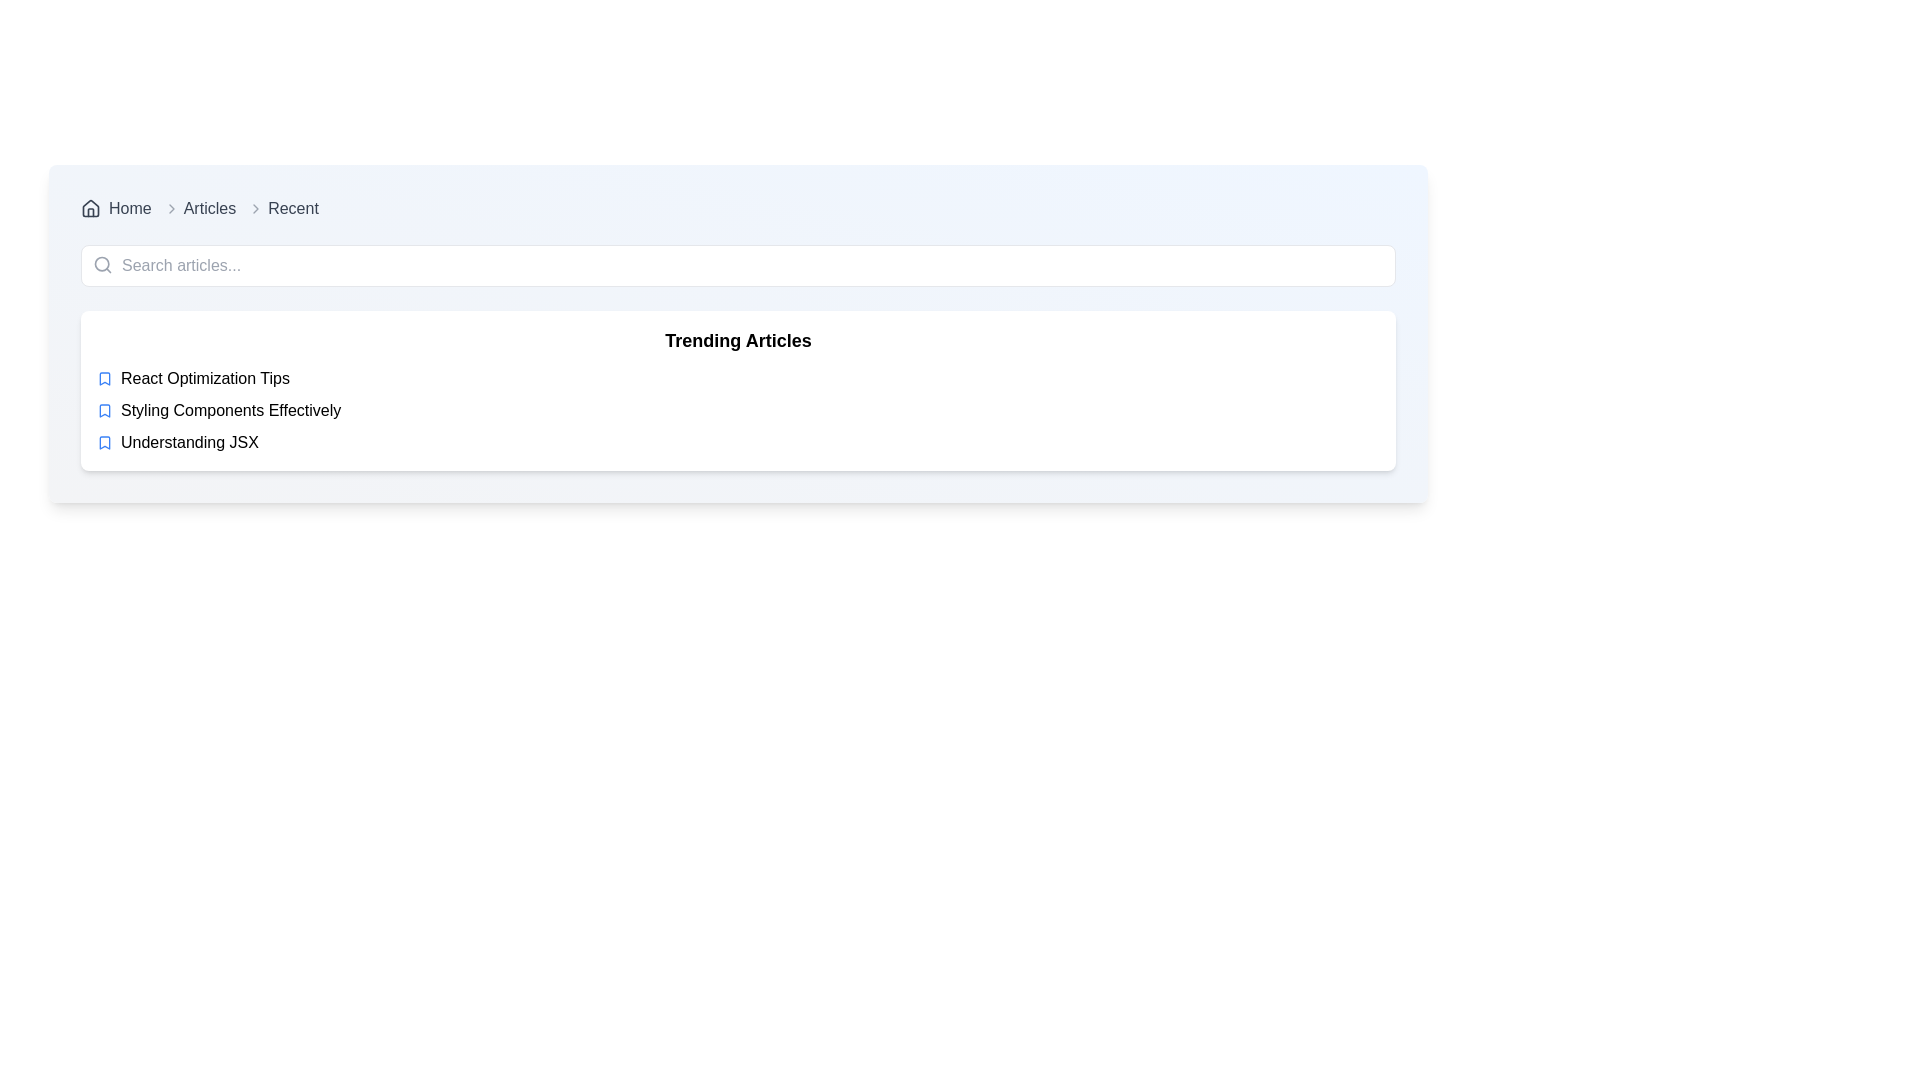 The image size is (1920, 1080). What do you see at coordinates (104, 442) in the screenshot?
I see `the blue minimalistic bookmark icon located to the left of 'Understanding JSX' under the 'Trending Articles' section` at bounding box center [104, 442].